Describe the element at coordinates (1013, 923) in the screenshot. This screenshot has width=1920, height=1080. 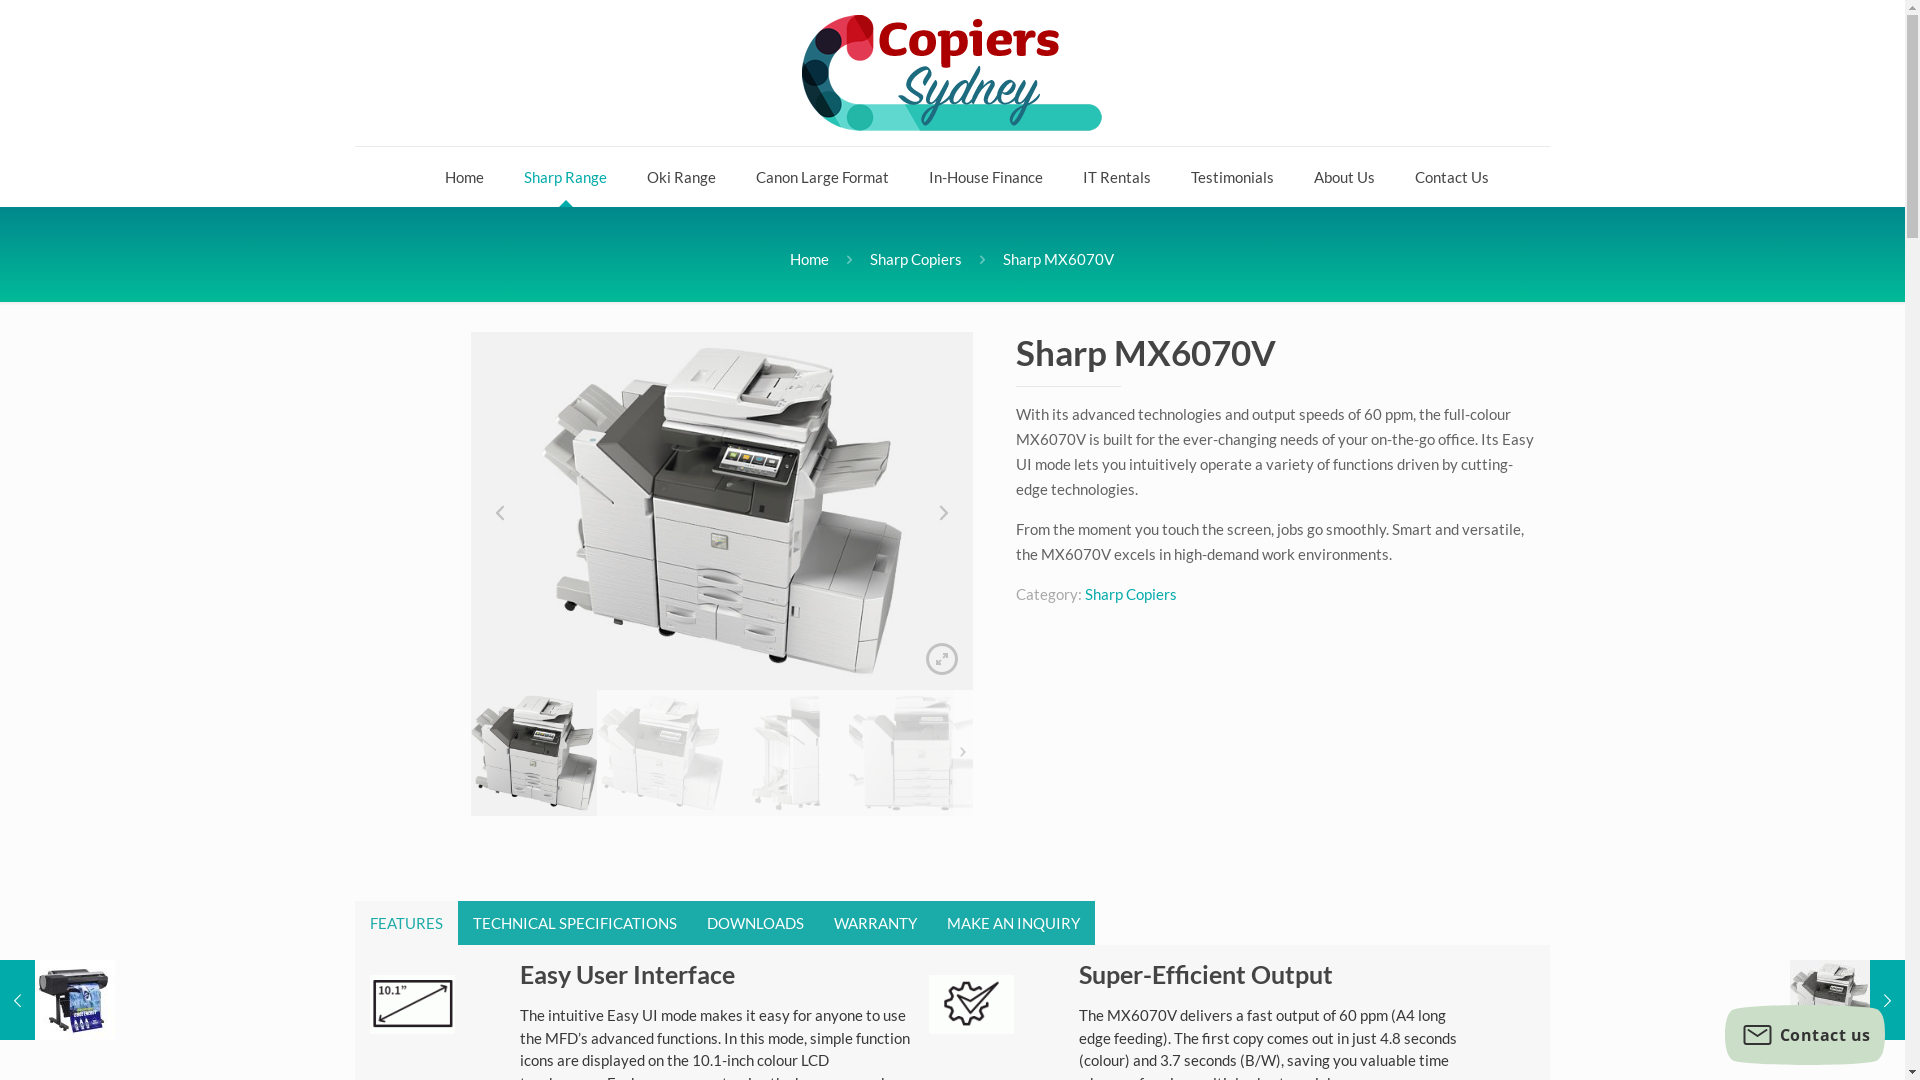
I see `'MAKE AN INQUIRY'` at that location.